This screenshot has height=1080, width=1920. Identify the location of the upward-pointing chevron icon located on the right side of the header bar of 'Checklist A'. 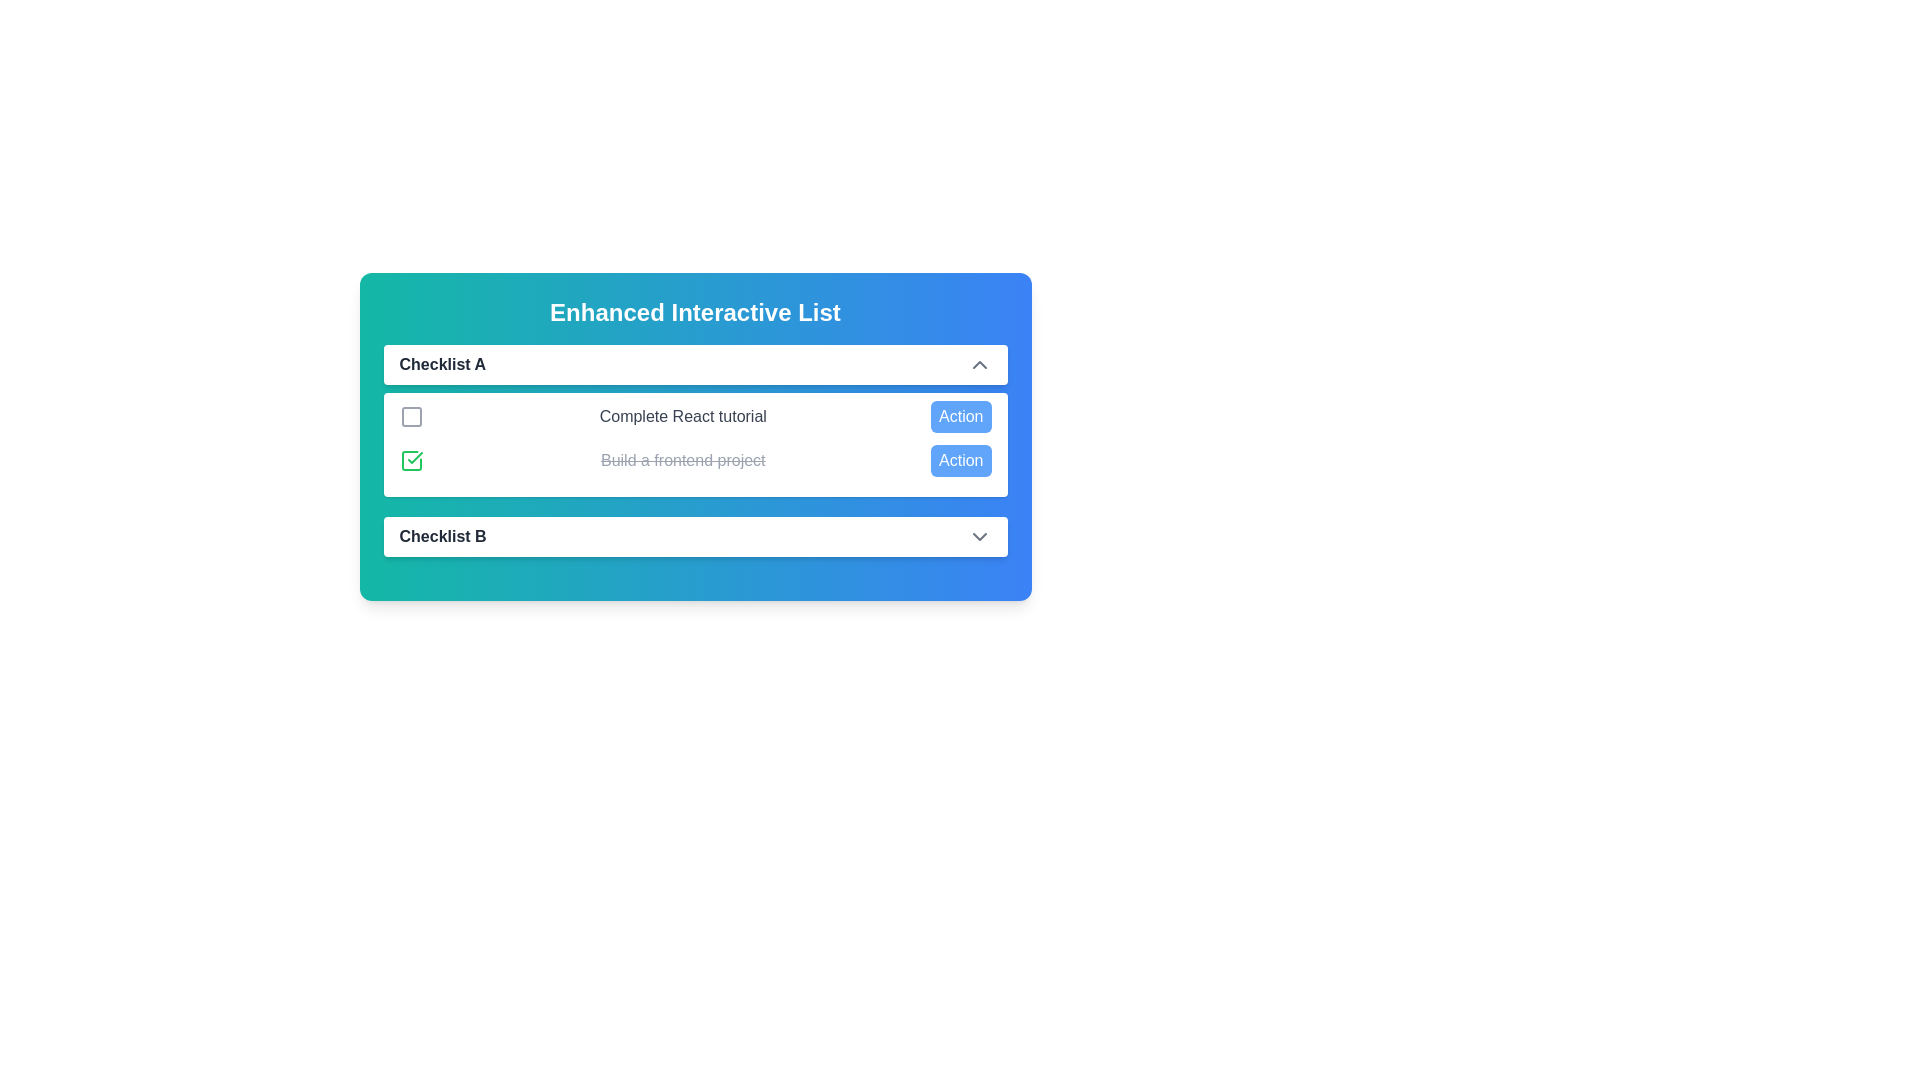
(979, 365).